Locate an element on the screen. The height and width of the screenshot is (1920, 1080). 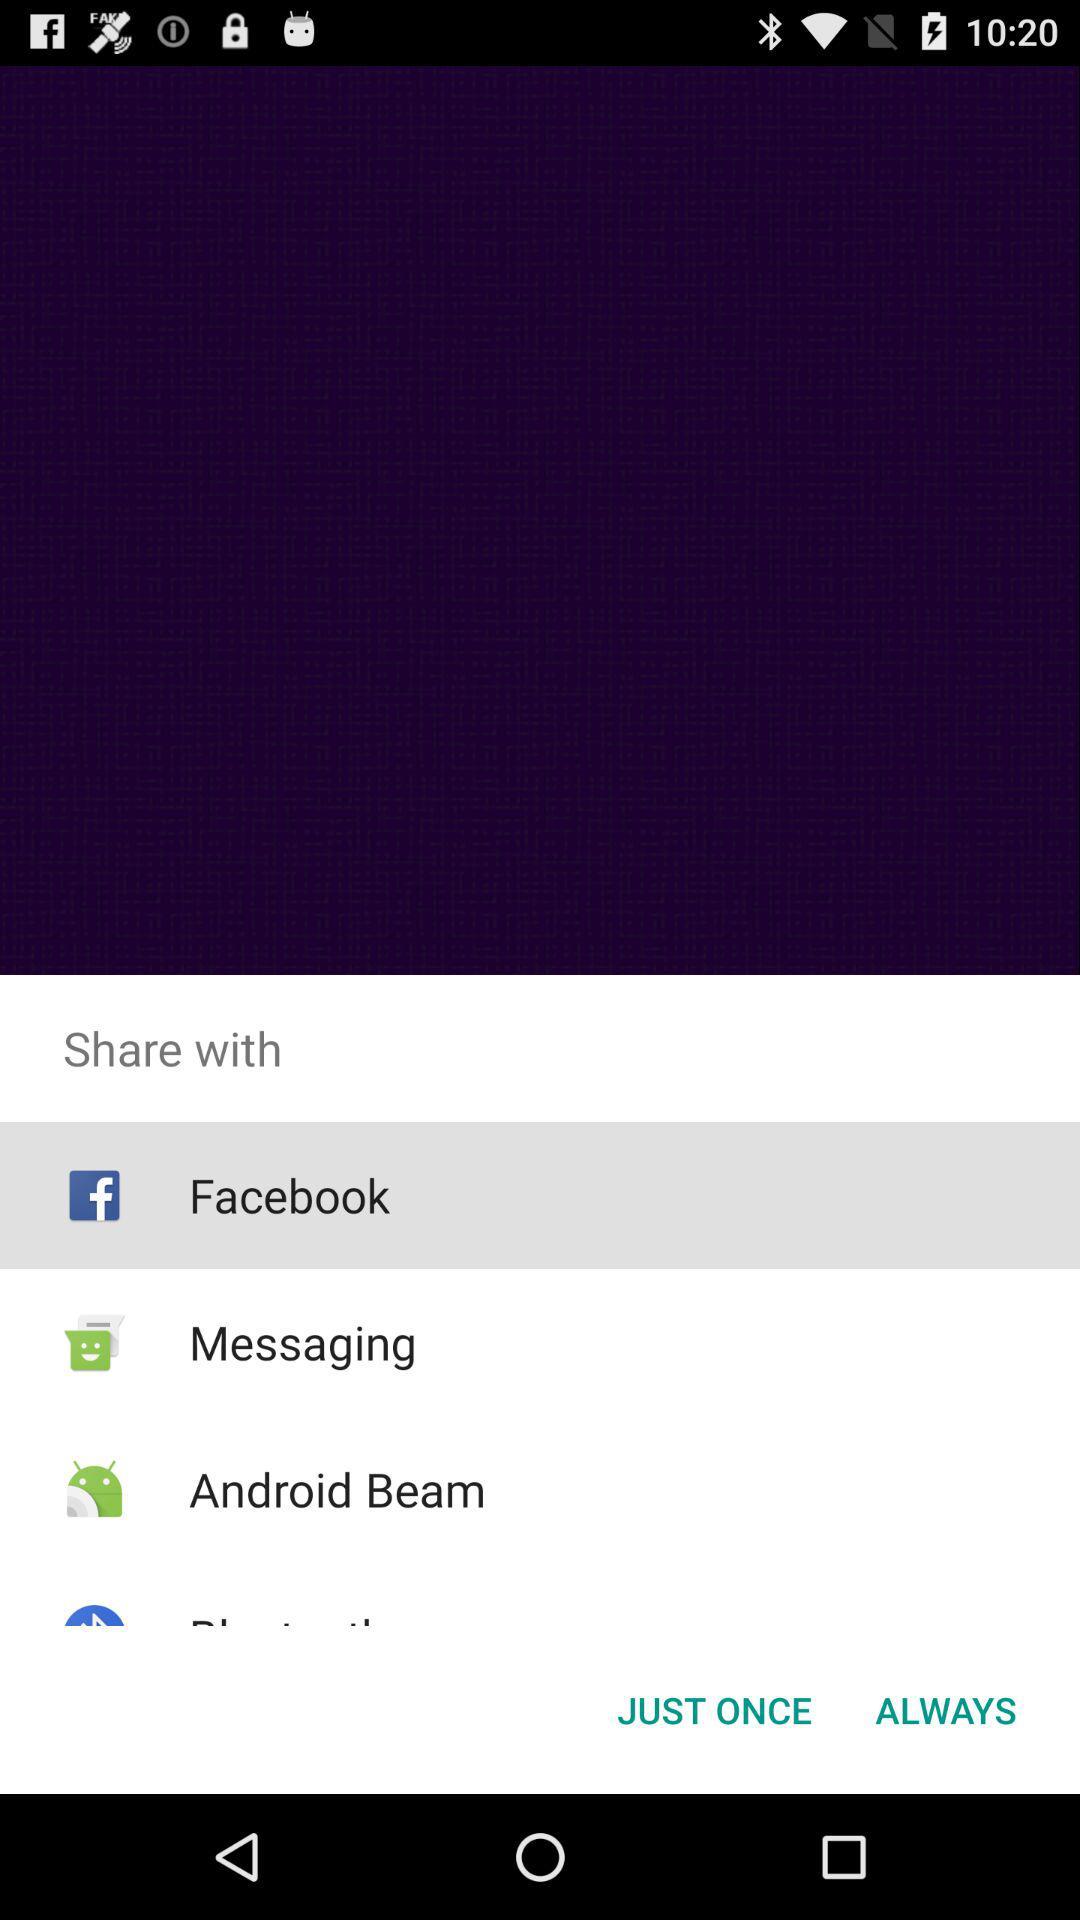
button next to just once button is located at coordinates (945, 1708).